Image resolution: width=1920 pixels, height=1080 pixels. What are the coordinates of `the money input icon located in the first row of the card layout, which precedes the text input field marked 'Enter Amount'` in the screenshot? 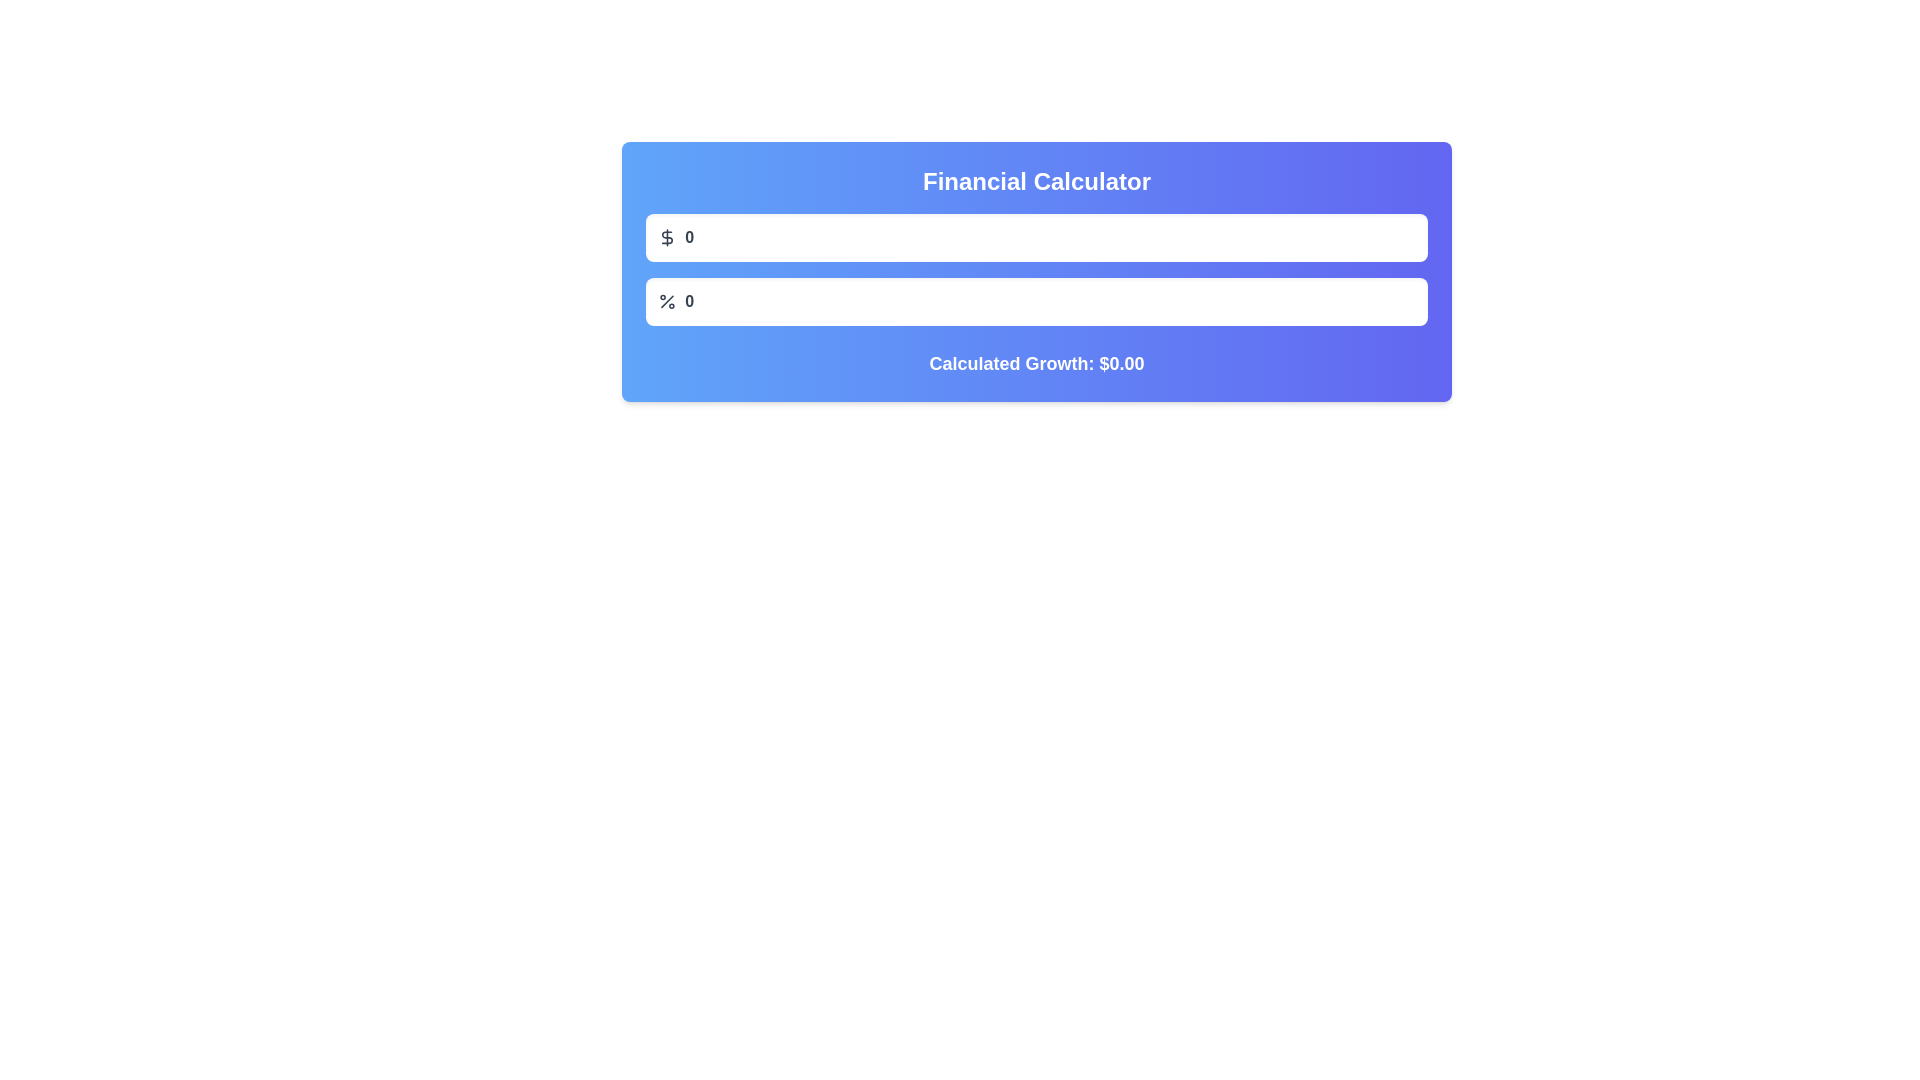 It's located at (667, 237).